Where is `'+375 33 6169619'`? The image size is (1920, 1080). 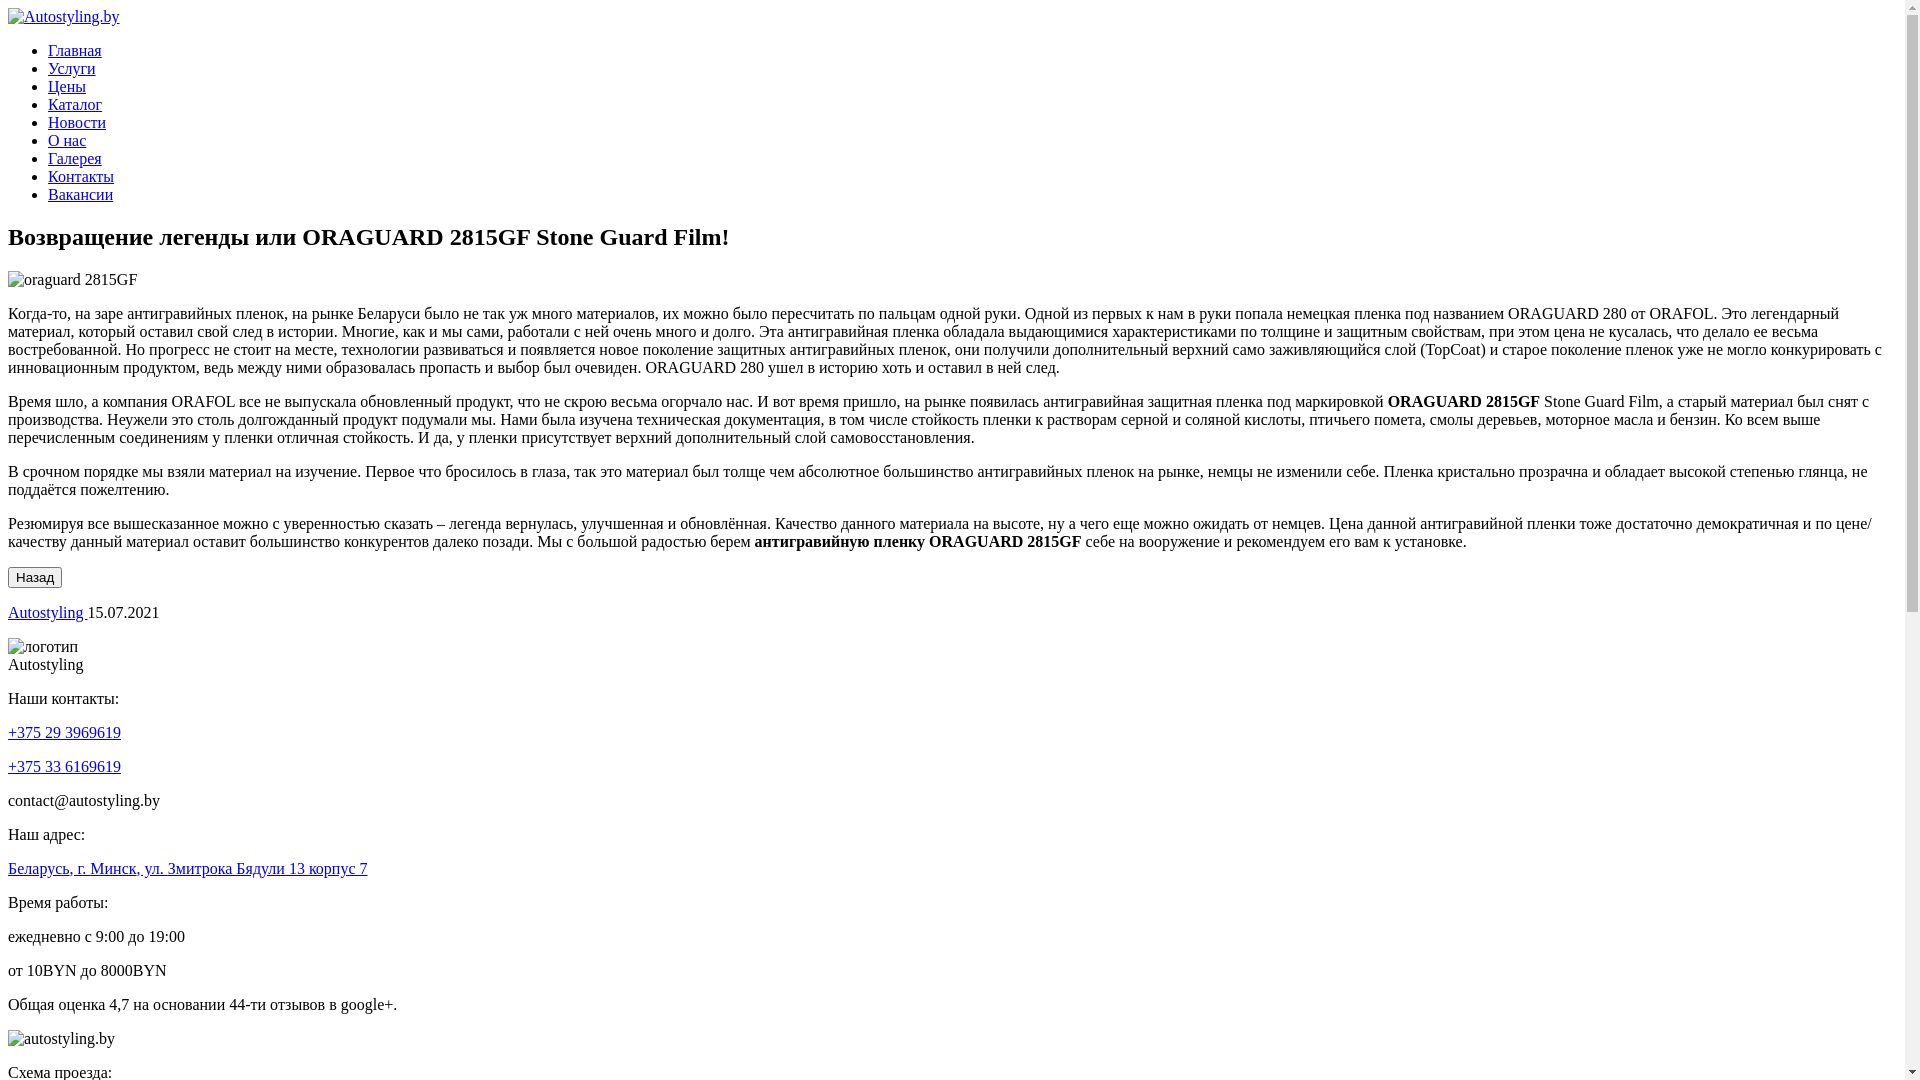
'+375 33 6169619' is located at coordinates (64, 765).